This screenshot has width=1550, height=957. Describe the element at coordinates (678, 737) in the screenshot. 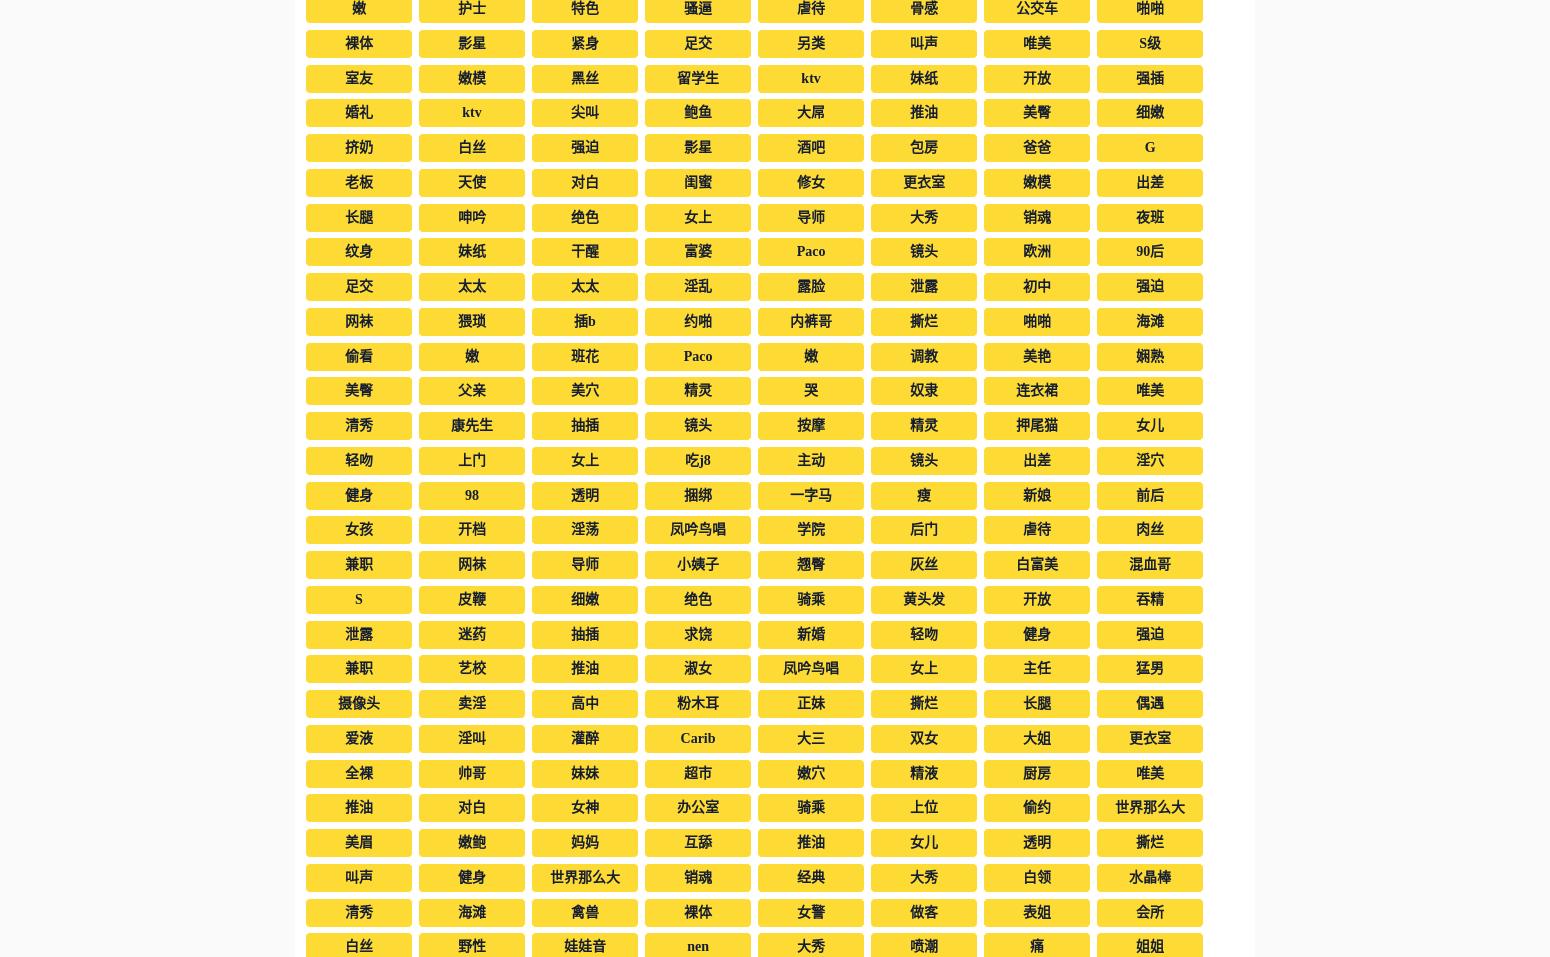

I see `'Carib'` at that location.